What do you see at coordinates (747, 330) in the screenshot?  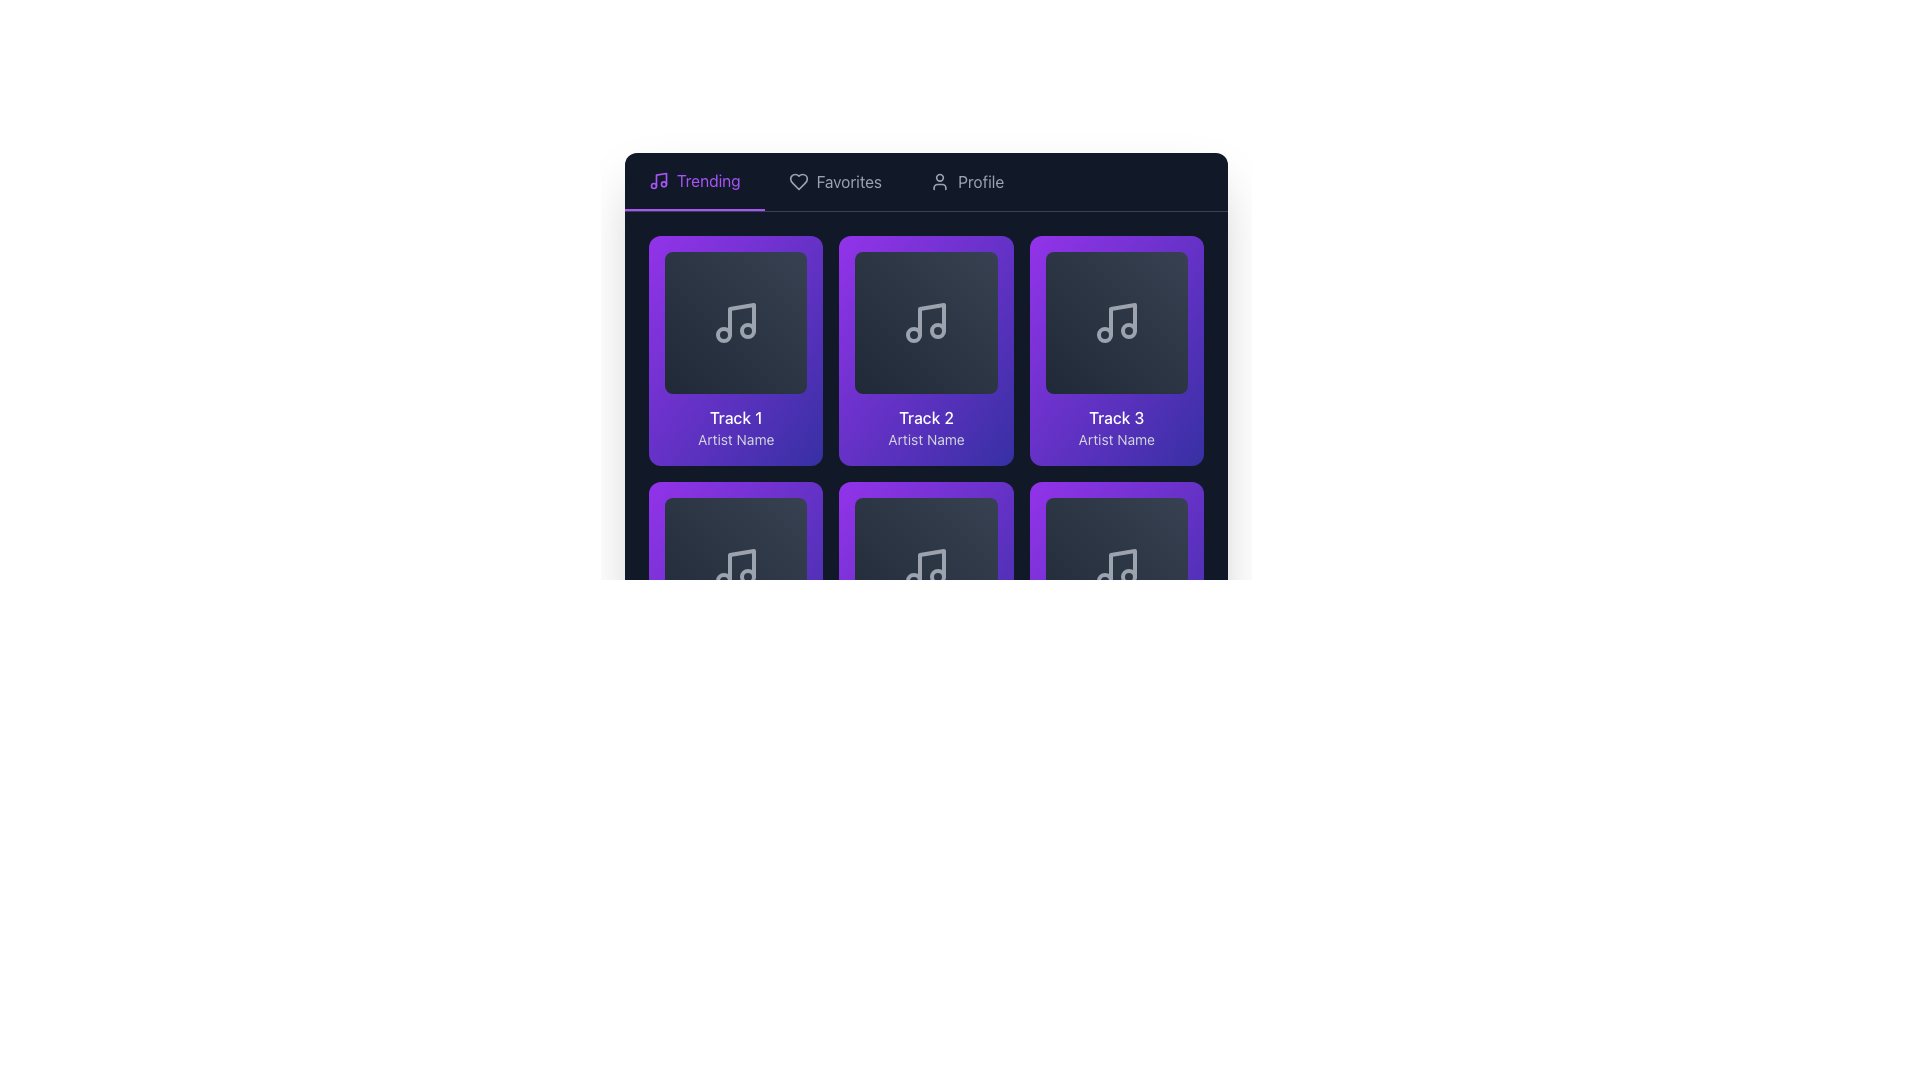 I see `the second circular element of the SVG musical note icon located in the first card of the music tracks grid in the top-left area of the page` at bounding box center [747, 330].